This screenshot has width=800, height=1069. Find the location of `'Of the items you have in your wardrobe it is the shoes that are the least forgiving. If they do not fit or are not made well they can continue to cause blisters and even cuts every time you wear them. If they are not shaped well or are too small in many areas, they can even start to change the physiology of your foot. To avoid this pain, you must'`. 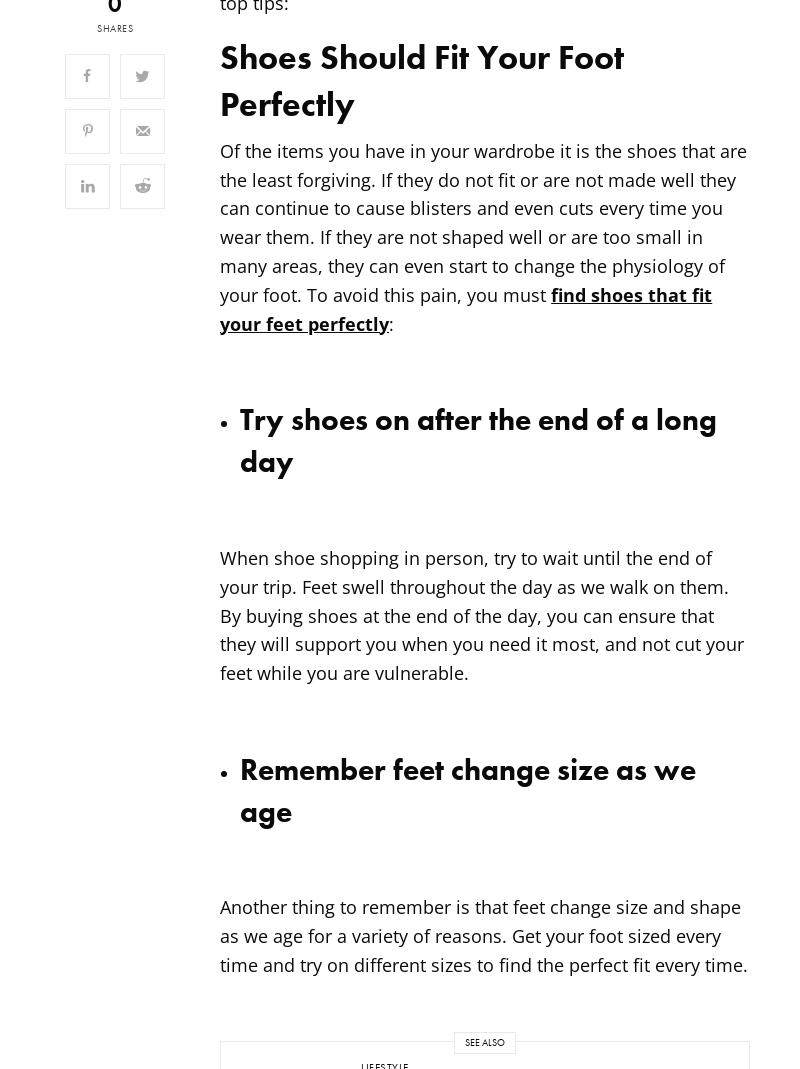

'Of the items you have in your wardrobe it is the shoes that are the least forgiving. If they do not fit or are not made well they can continue to cause blisters and even cuts every time you wear them. If they are not shaped well or are too small in many areas, they can even start to change the physiology of your foot. To avoid this pain, you must' is located at coordinates (483, 221).